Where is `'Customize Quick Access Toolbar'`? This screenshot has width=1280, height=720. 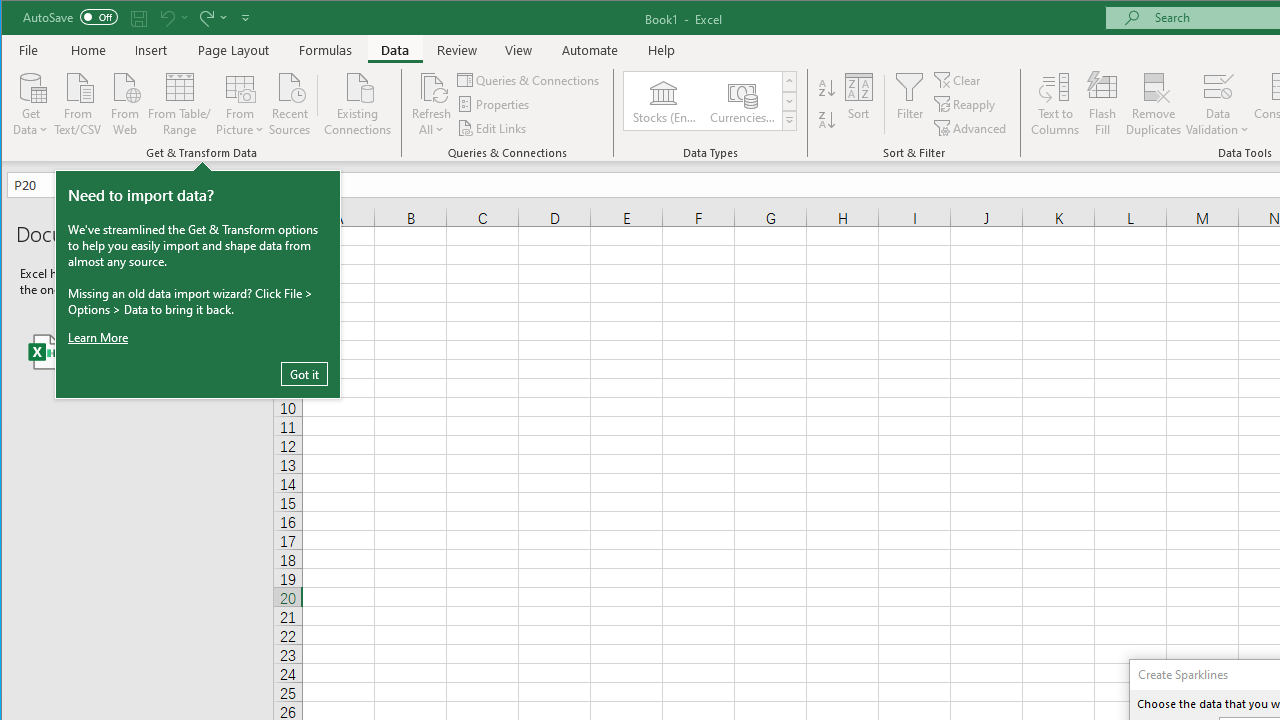 'Customize Quick Access Toolbar' is located at coordinates (244, 17).